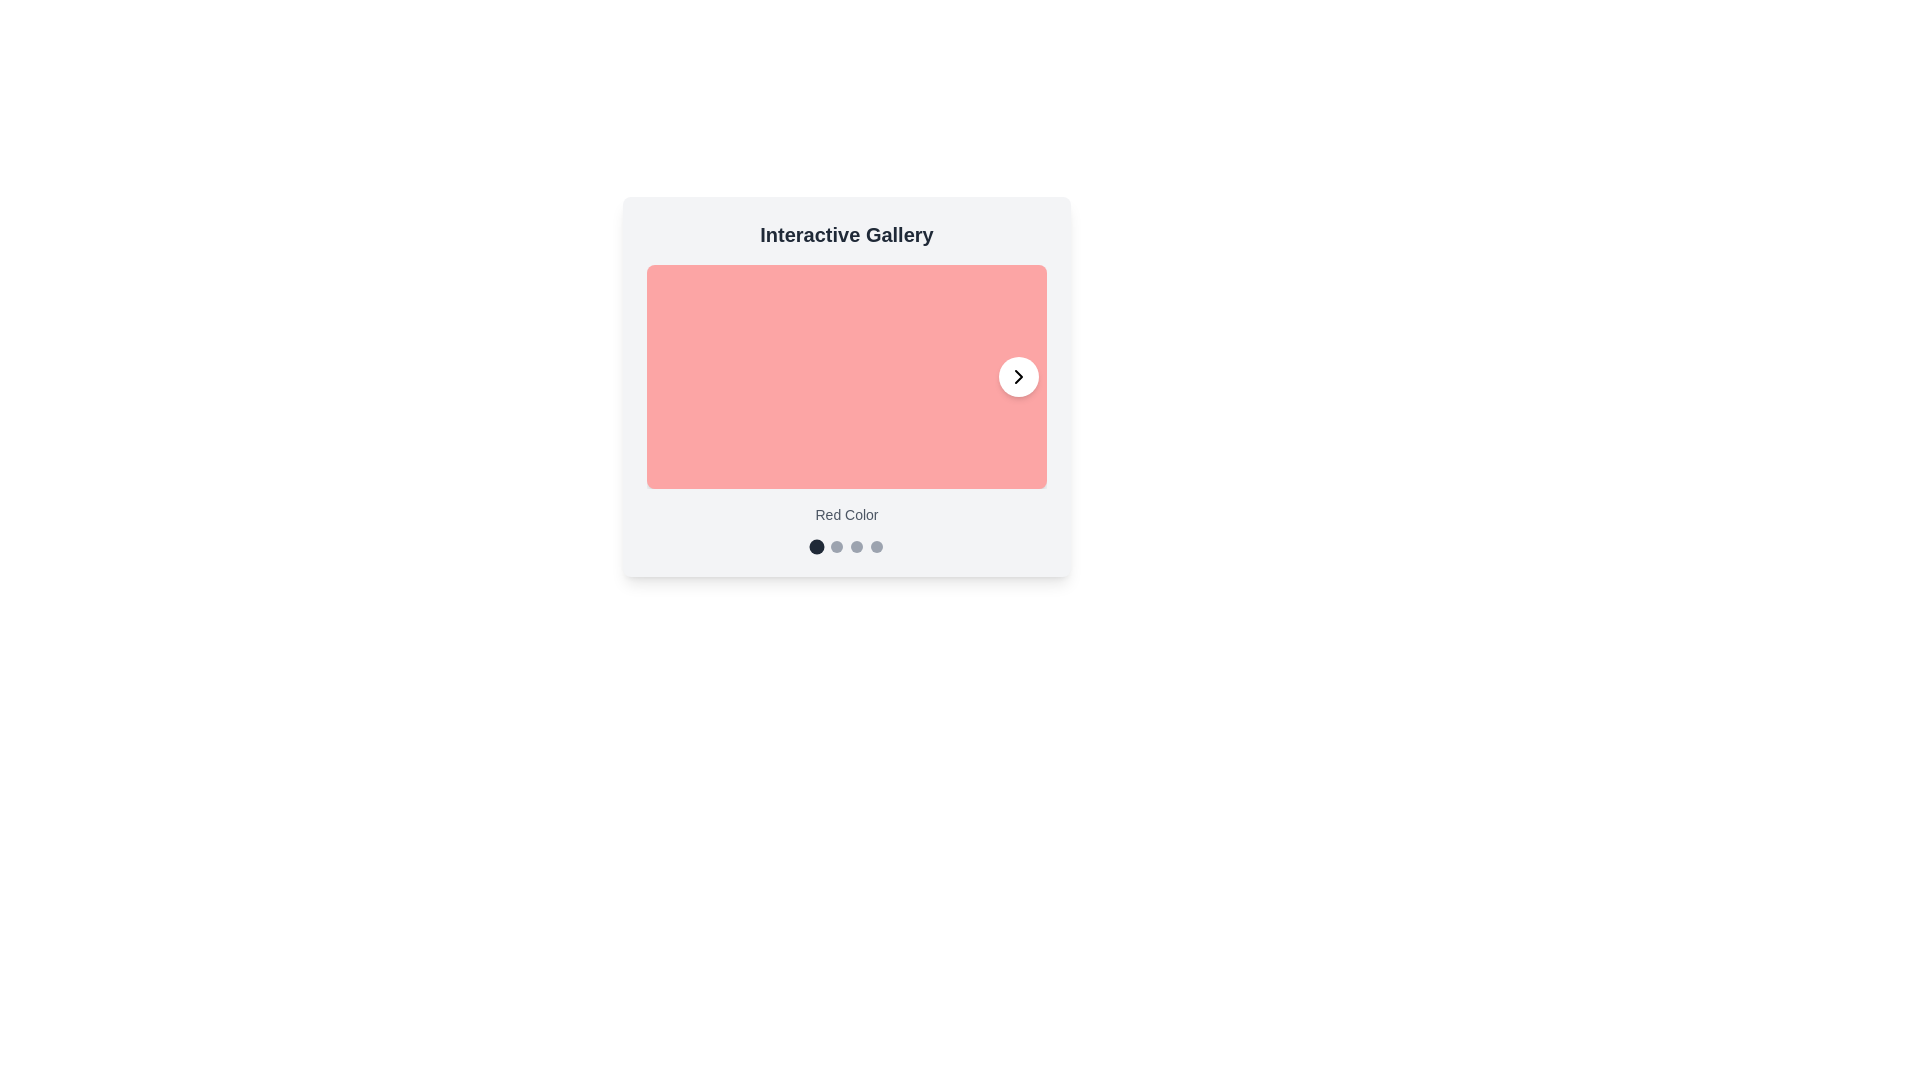 Image resolution: width=1920 pixels, height=1080 pixels. Describe the element at coordinates (1018, 377) in the screenshot. I see `the circular button with a white background and a black chevron pointing right` at that location.